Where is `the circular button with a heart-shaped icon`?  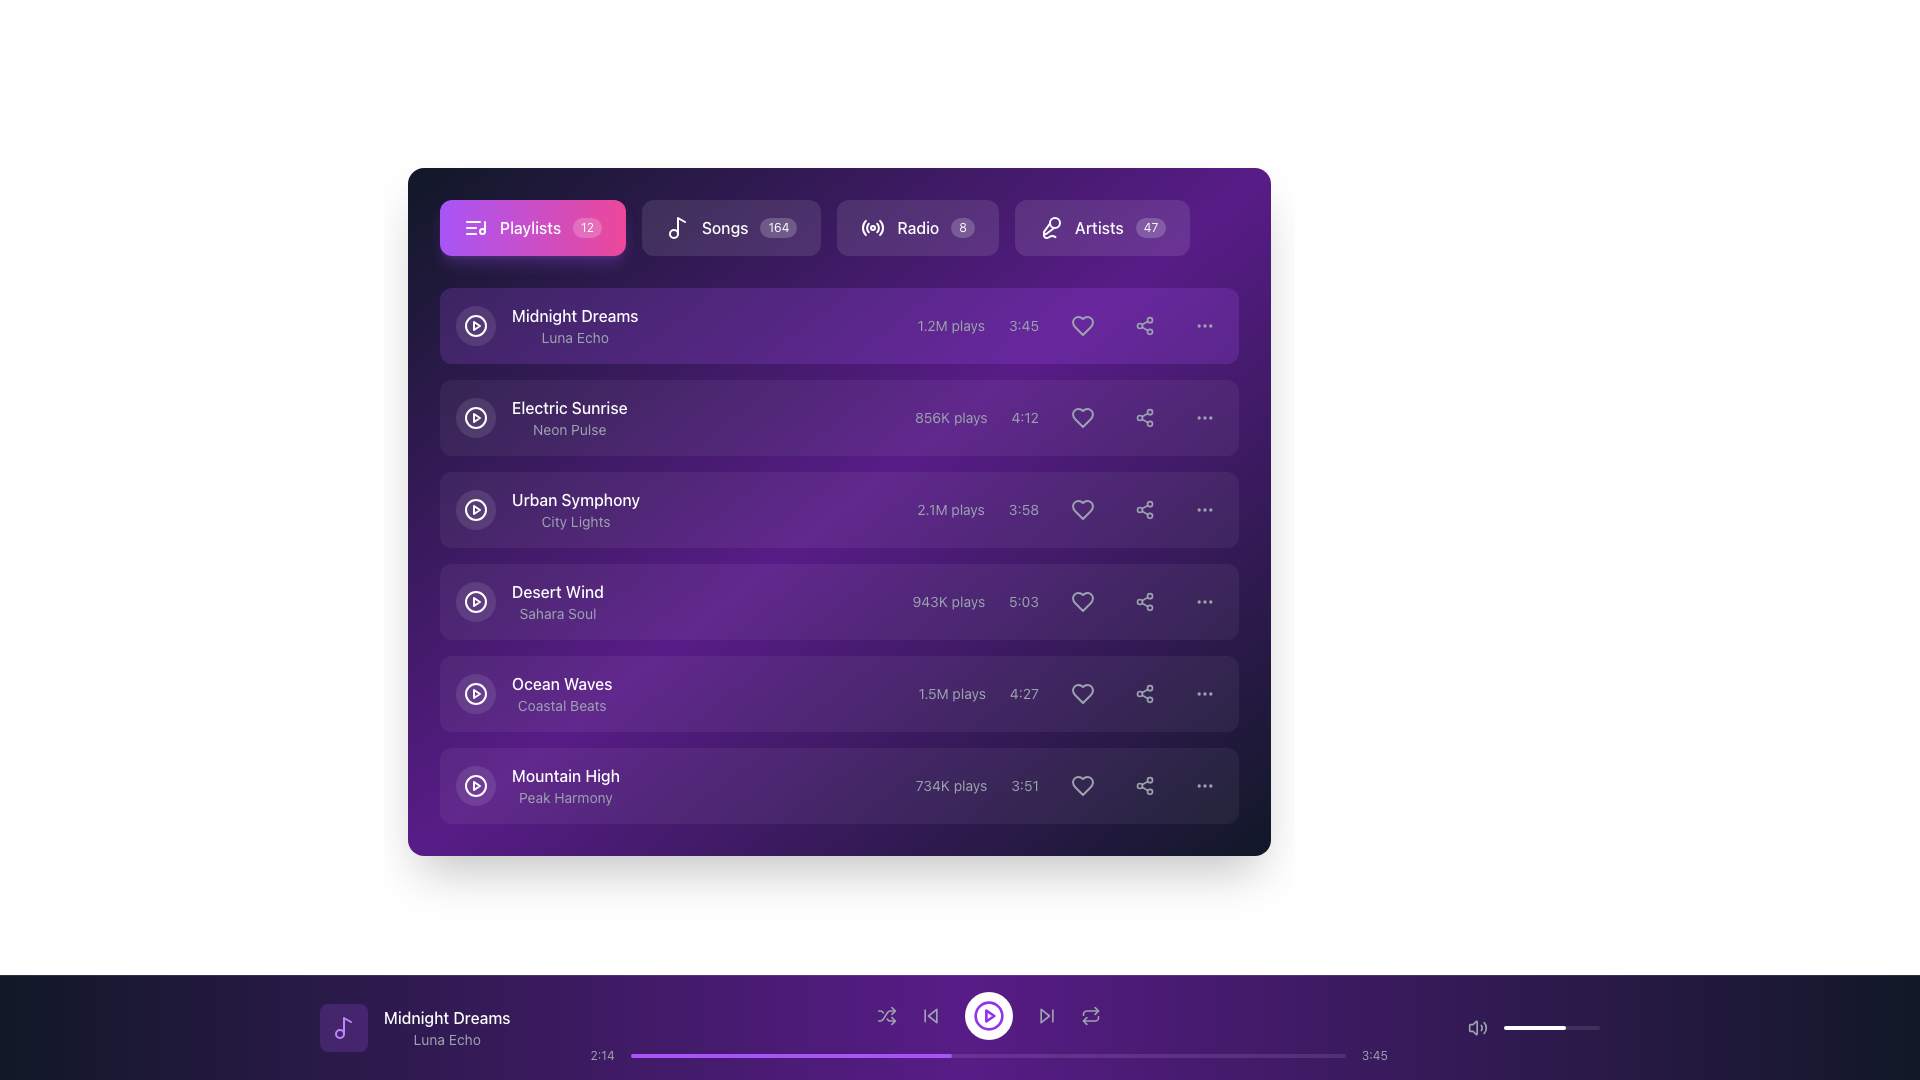 the circular button with a heart-shaped icon is located at coordinates (1082, 693).